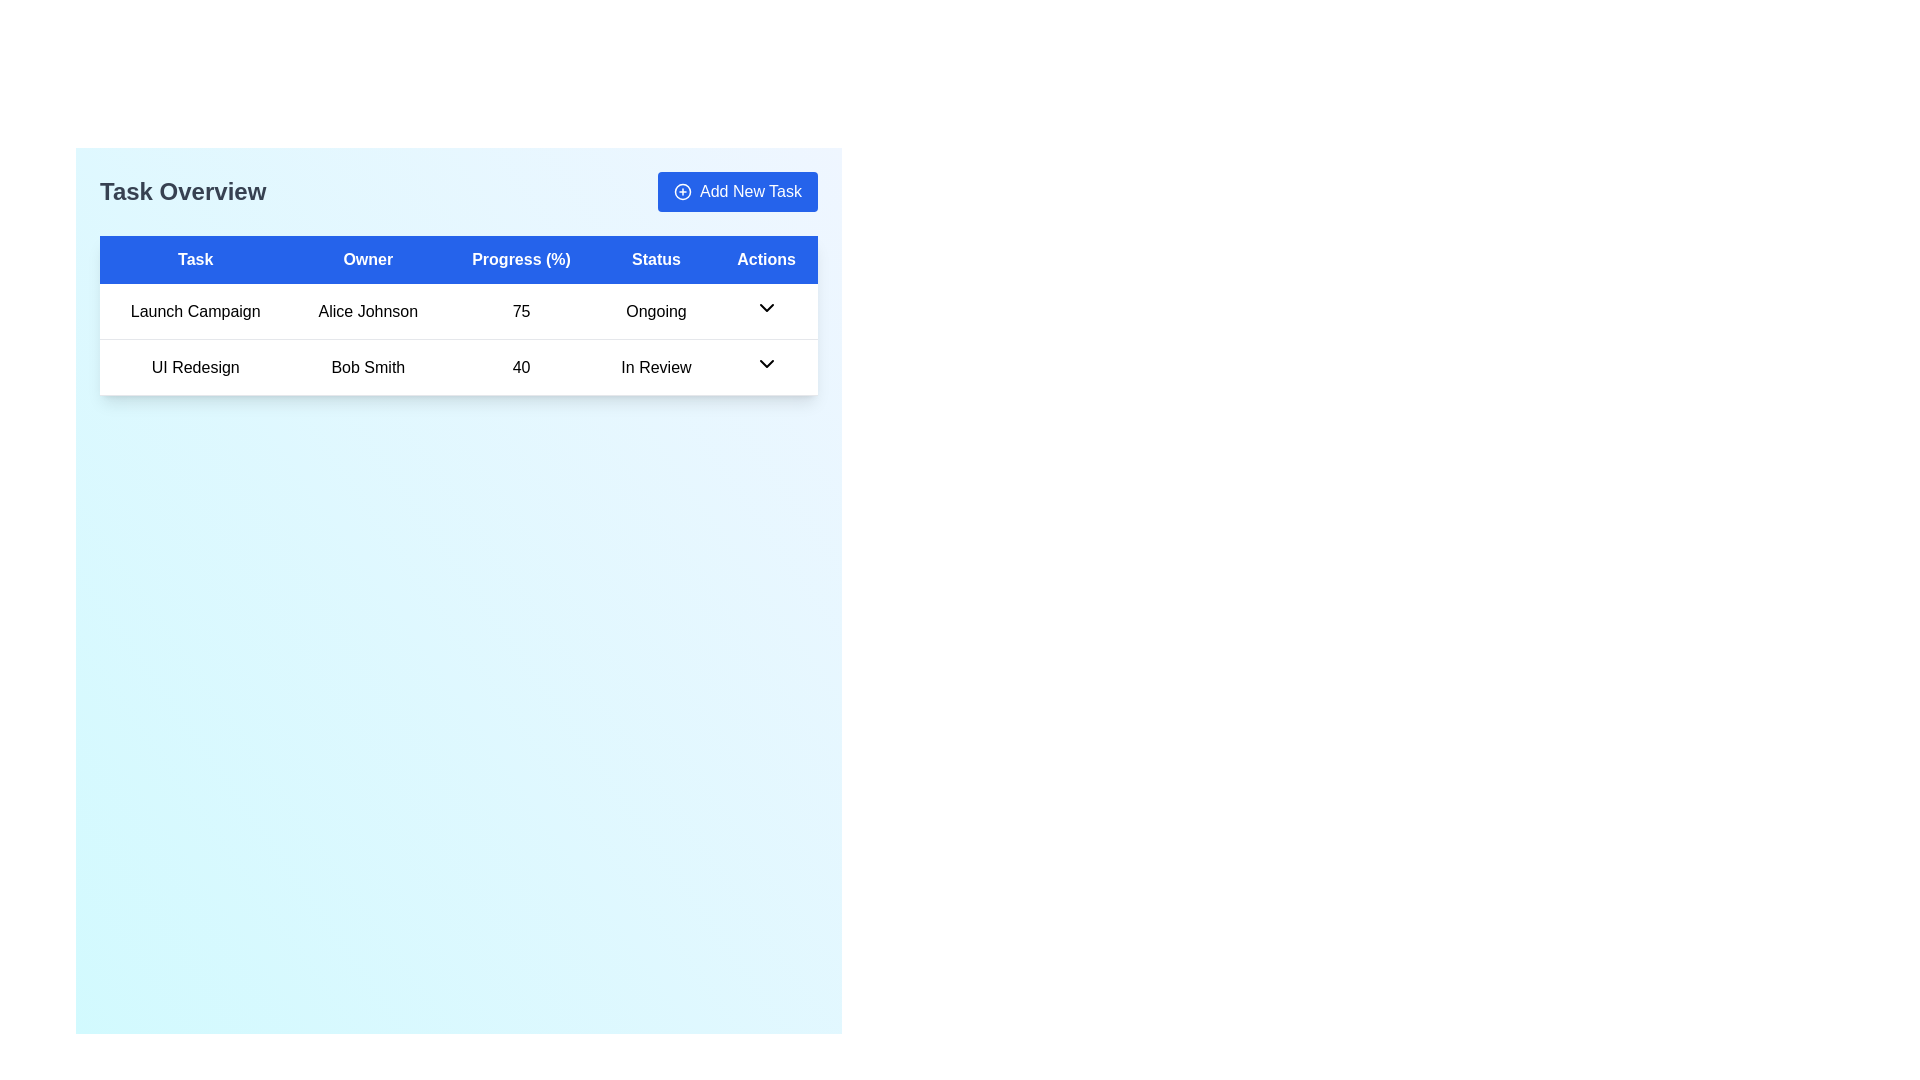  Describe the element at coordinates (195, 258) in the screenshot. I see `the static text label 'Task' in the first column header of the task management table, which is a blue rectangular block with white bold text` at that location.